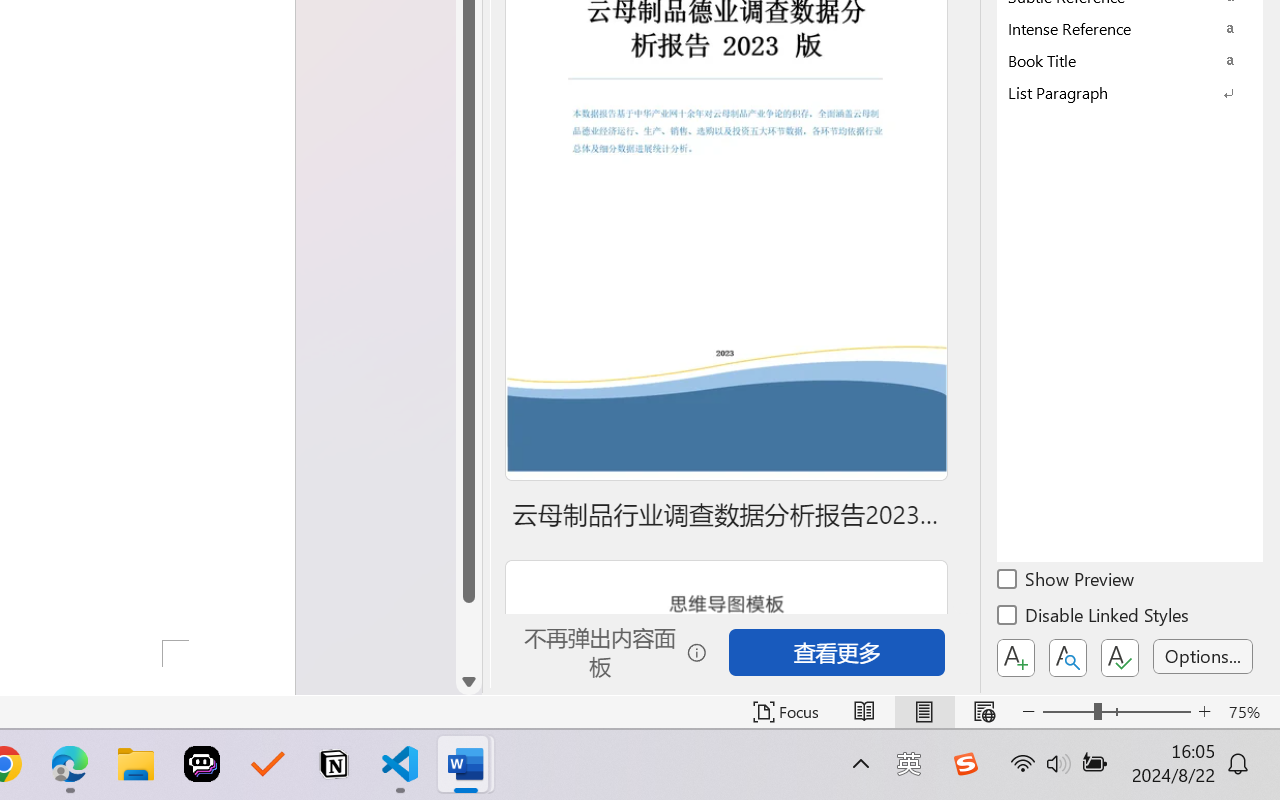 The height and width of the screenshot is (800, 1280). Describe the element at coordinates (1066, 581) in the screenshot. I see `'Show Preview'` at that location.